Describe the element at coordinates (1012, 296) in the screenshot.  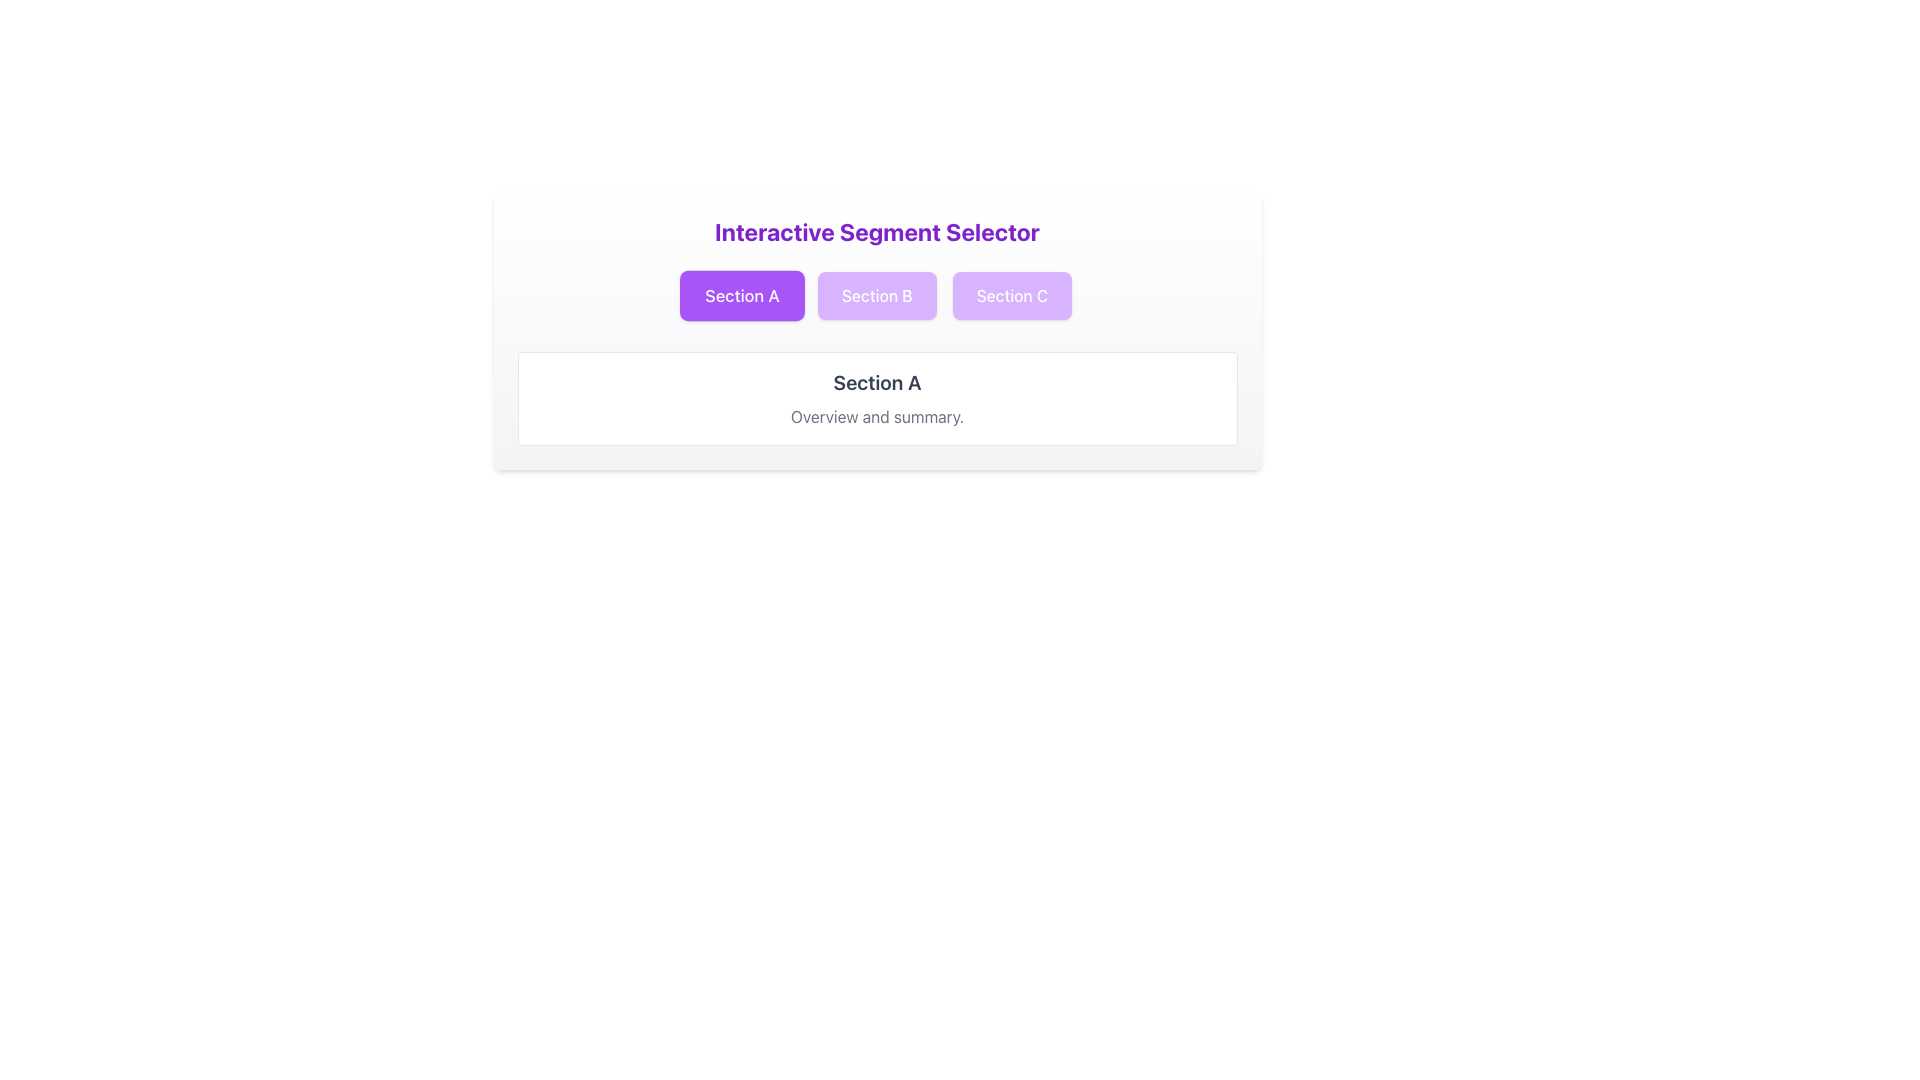
I see `the last button in the horizontal group of three buttons below the heading 'Interactive Segment Selector'` at that location.